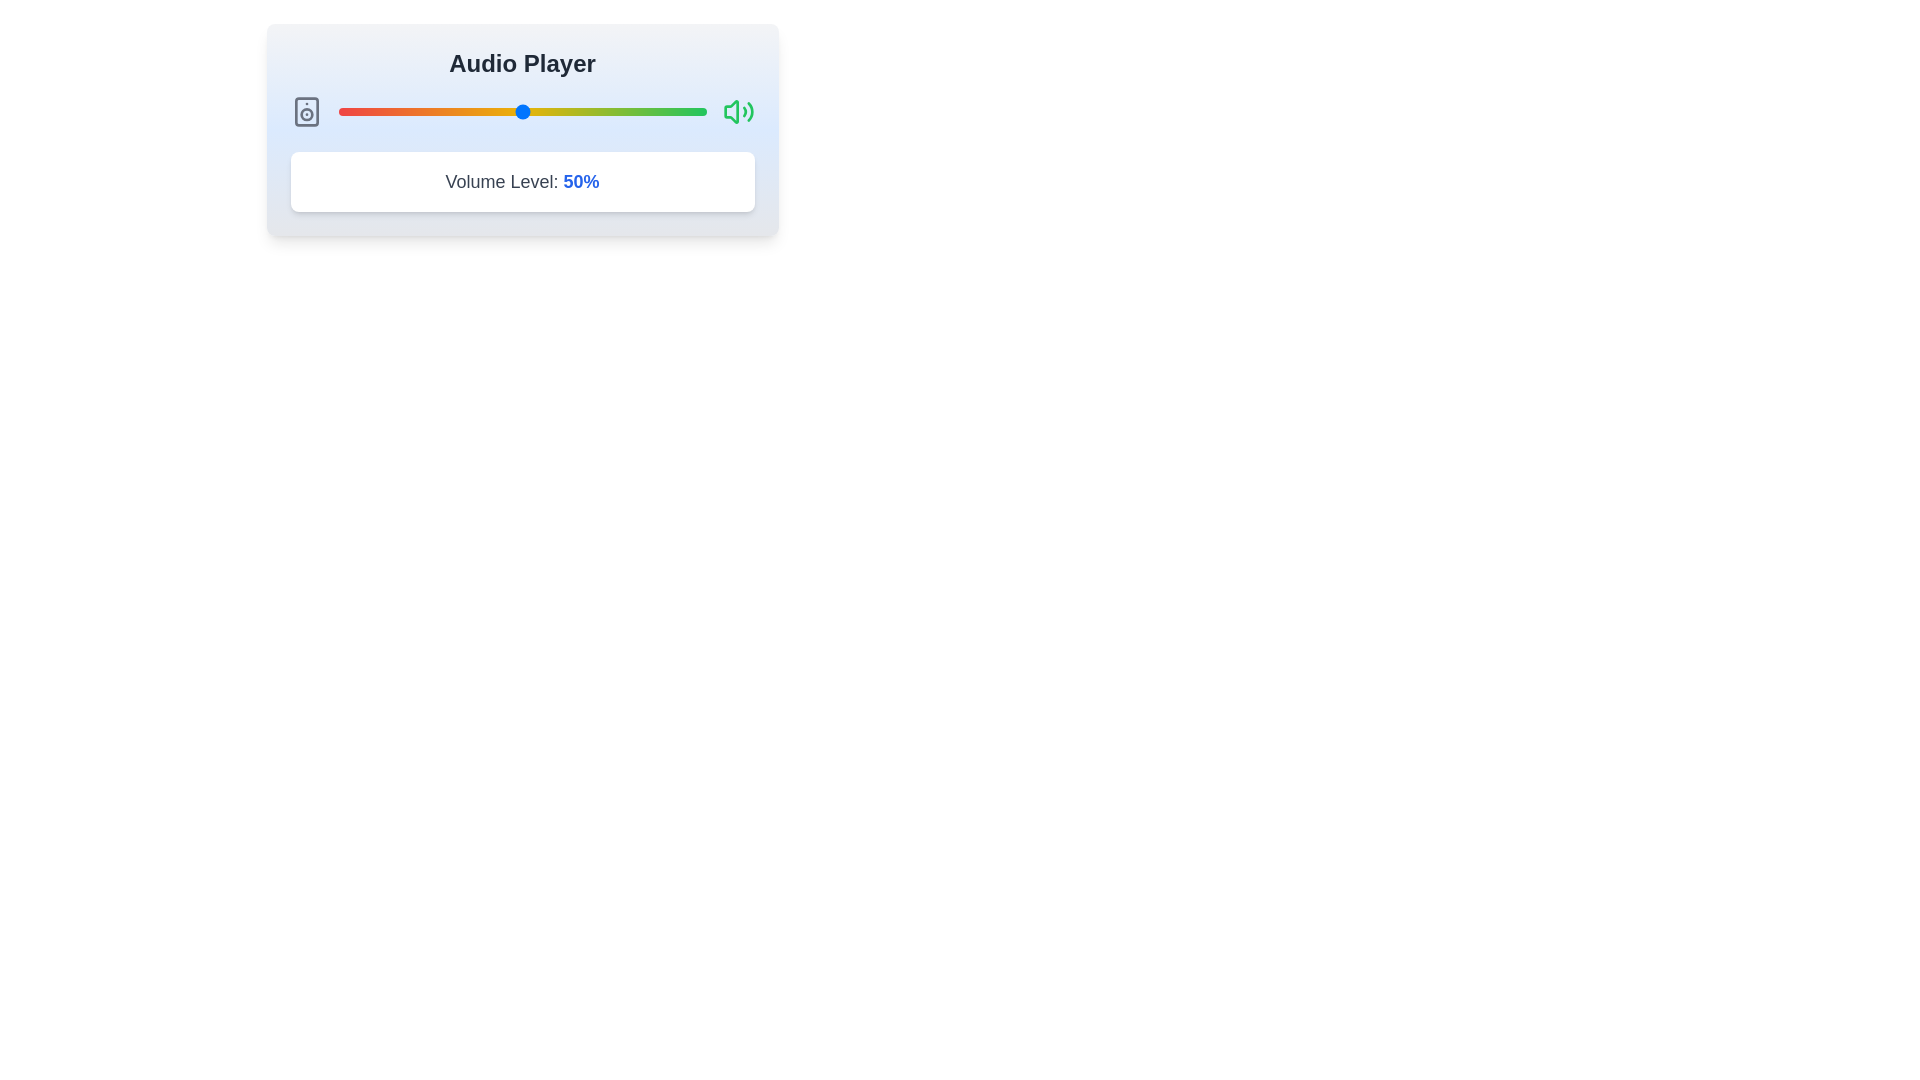  Describe the element at coordinates (496, 111) in the screenshot. I see `the volume slider to 43% by dragging the slider` at that location.